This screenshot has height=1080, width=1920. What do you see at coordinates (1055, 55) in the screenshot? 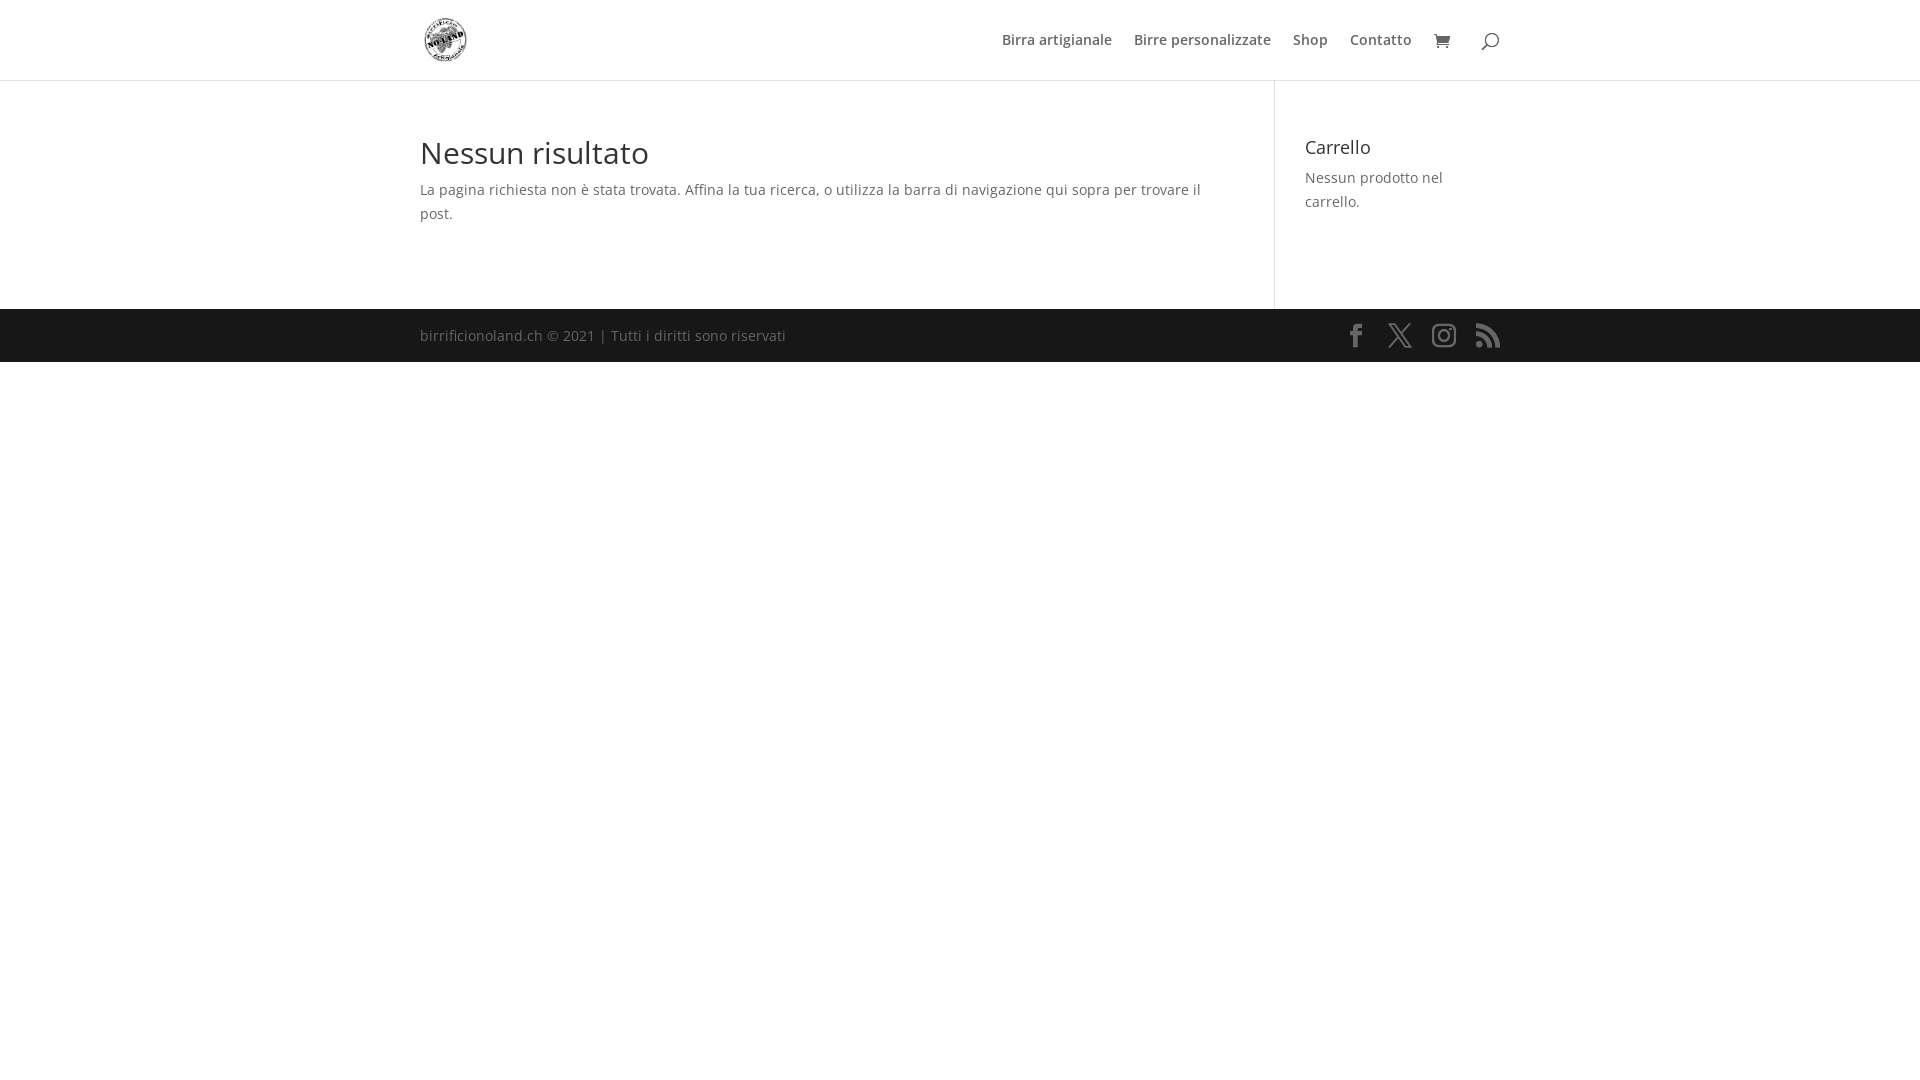
I see `'Birra artigianale'` at bounding box center [1055, 55].